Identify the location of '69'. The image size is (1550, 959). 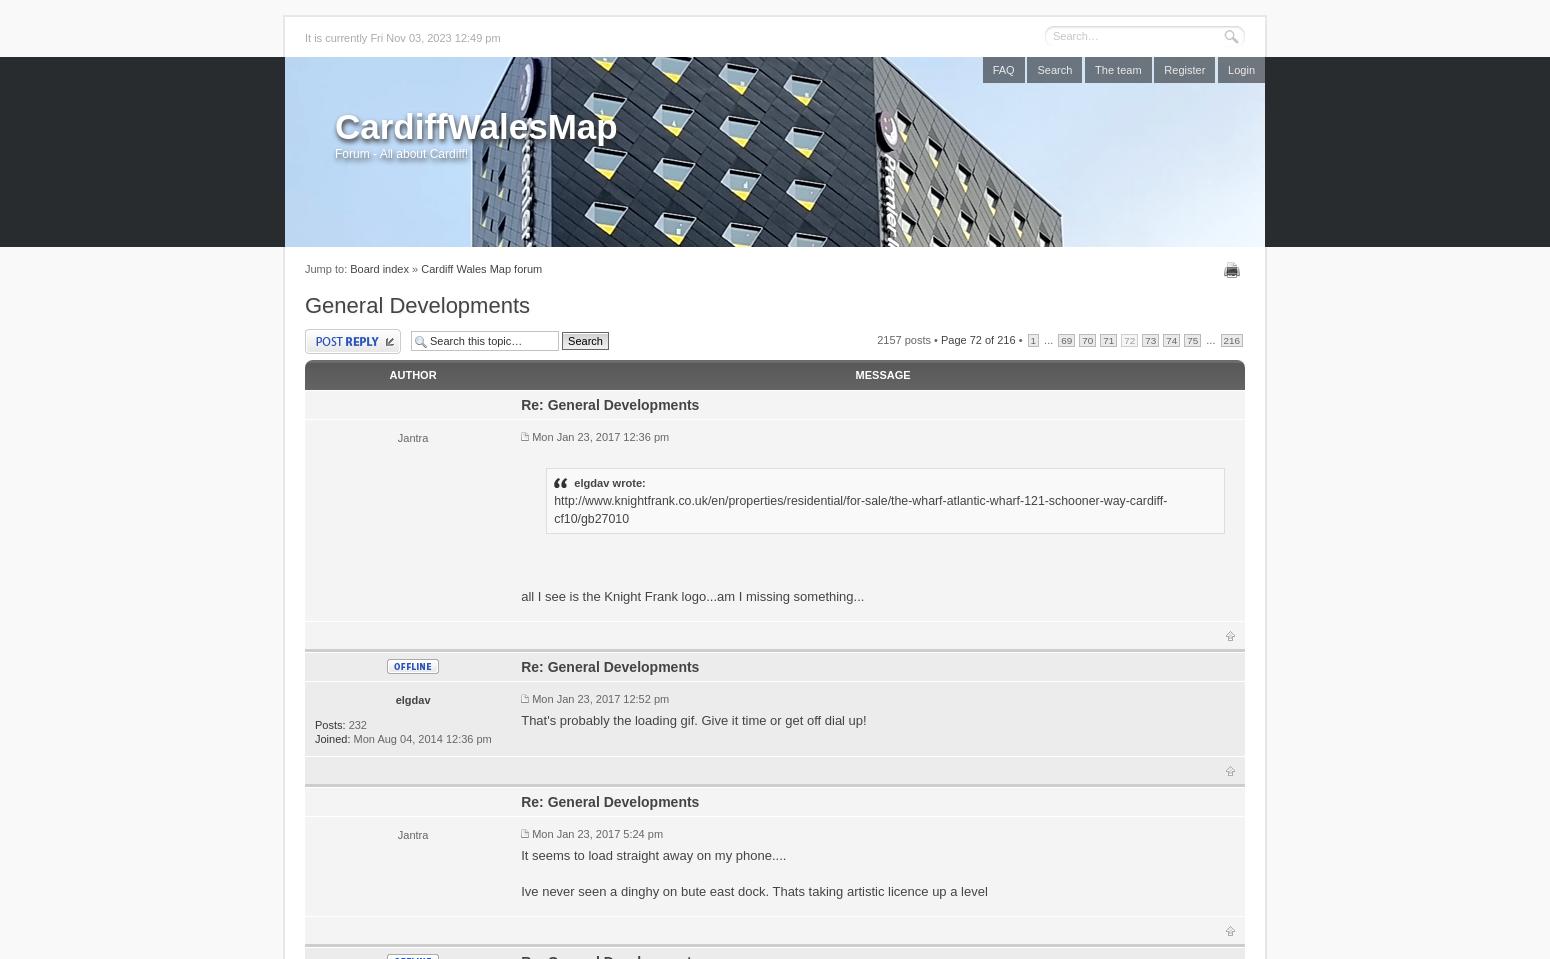
(1060, 338).